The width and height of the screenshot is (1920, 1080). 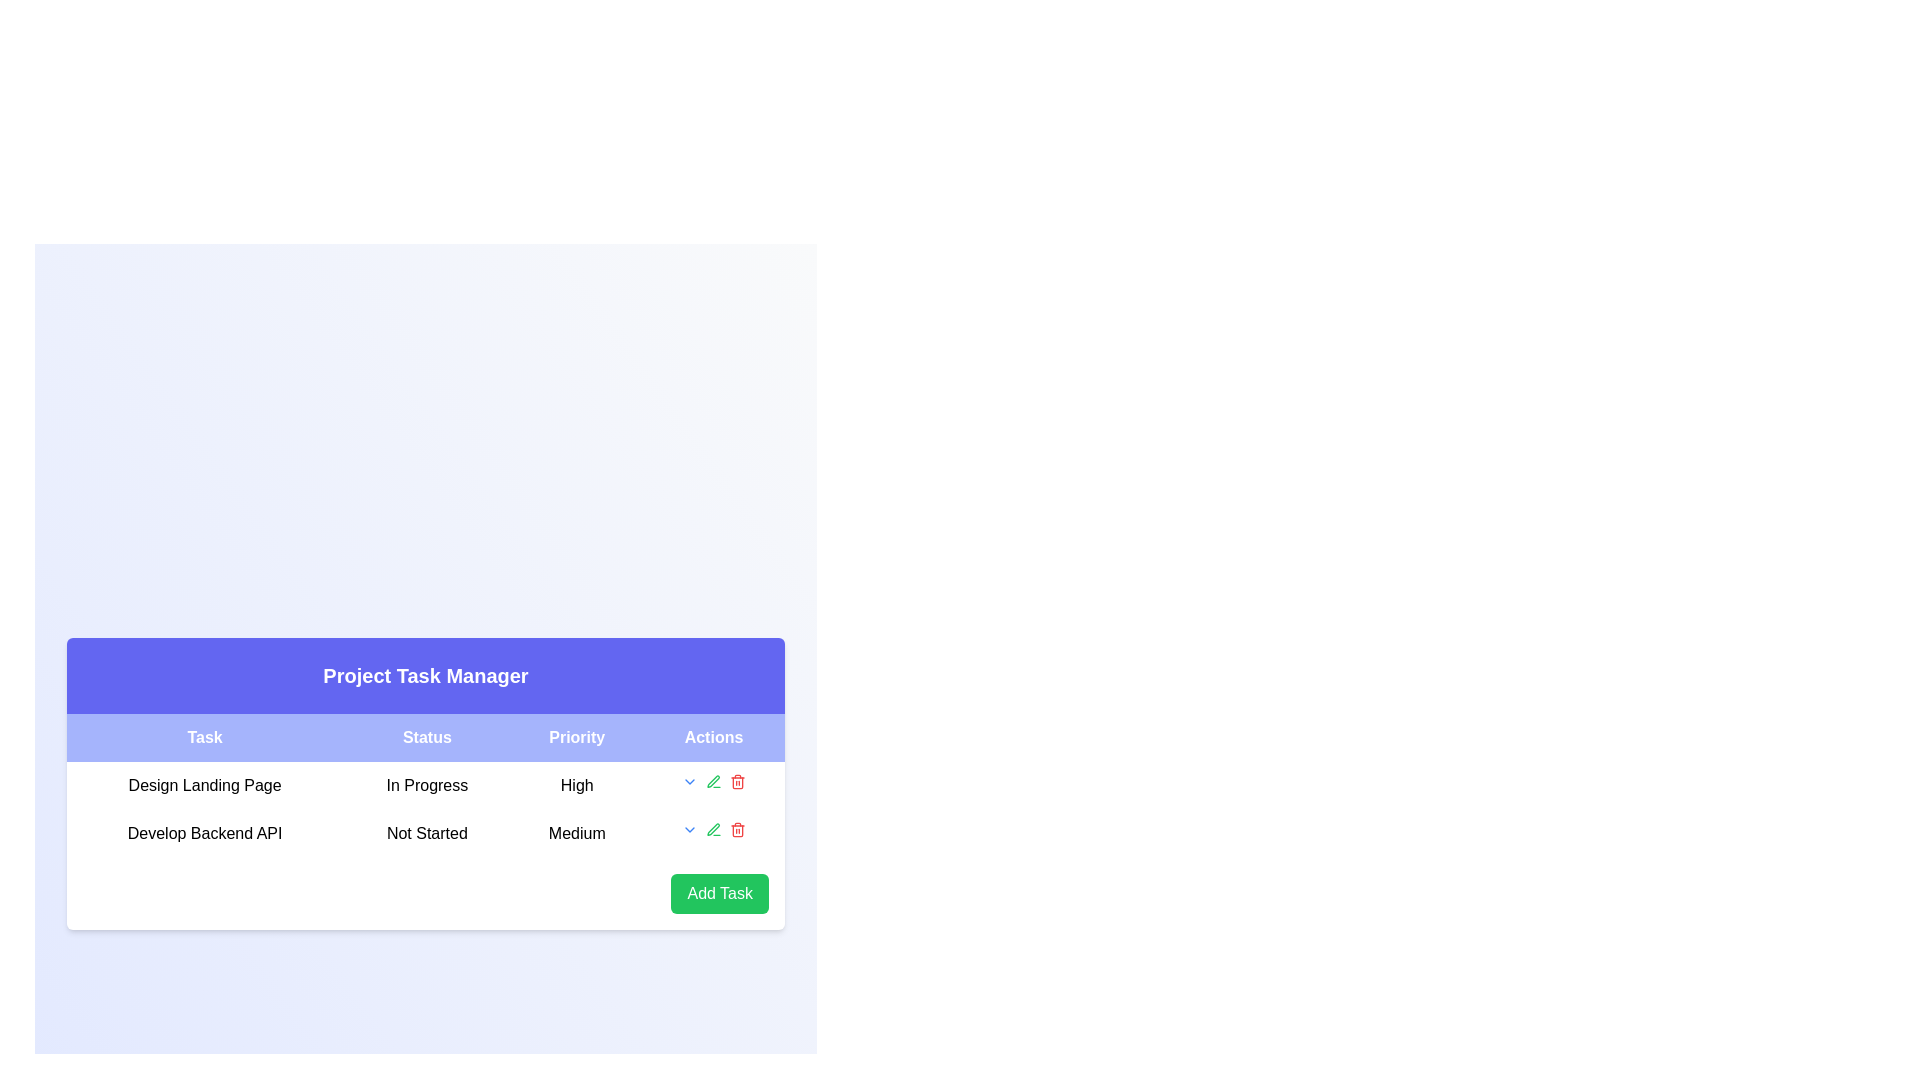 I want to click on the text in the cells of the first row of the task table, which includes details such as status, priority, and interaction options, so click(x=425, y=785).